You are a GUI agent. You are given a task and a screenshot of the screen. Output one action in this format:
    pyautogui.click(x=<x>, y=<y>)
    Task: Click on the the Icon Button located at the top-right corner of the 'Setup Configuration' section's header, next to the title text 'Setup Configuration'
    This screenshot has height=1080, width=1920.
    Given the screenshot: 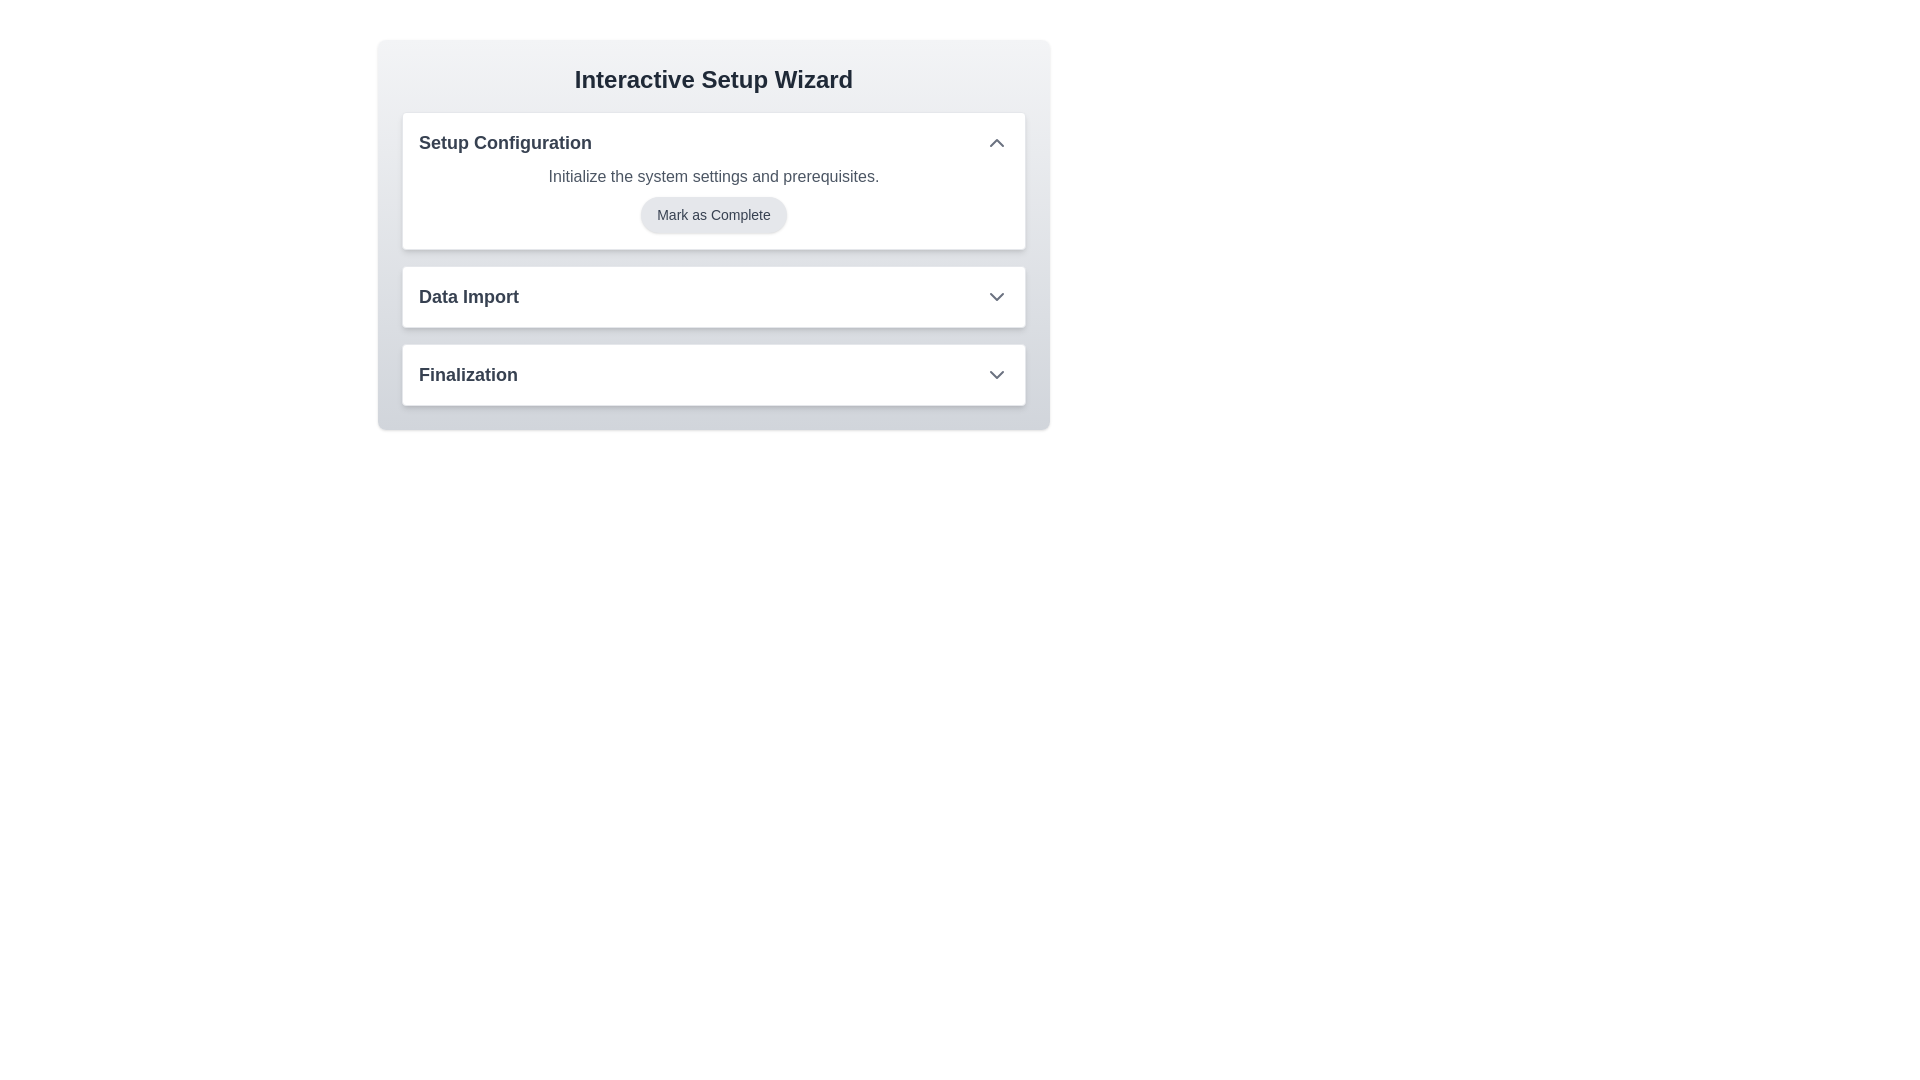 What is the action you would take?
    pyautogui.click(x=997, y=141)
    